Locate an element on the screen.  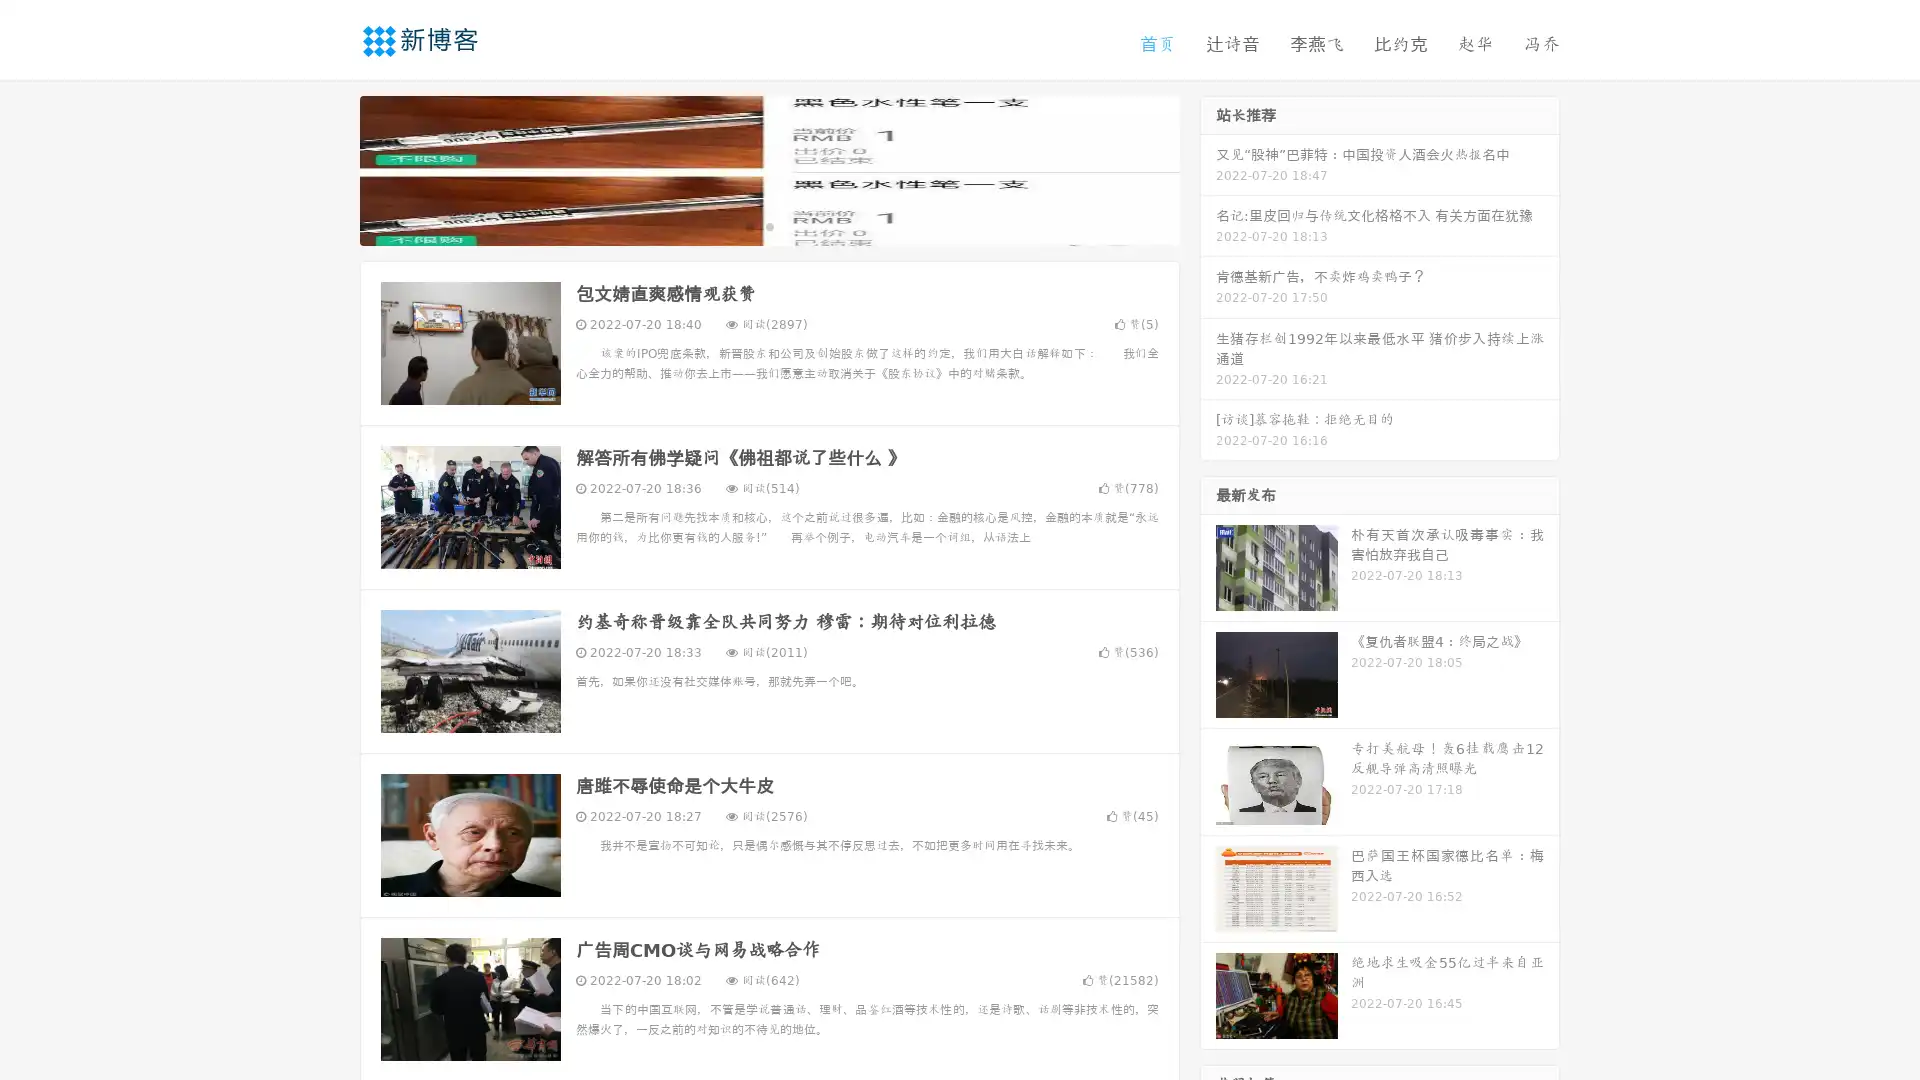
Go to slide 3 is located at coordinates (789, 225).